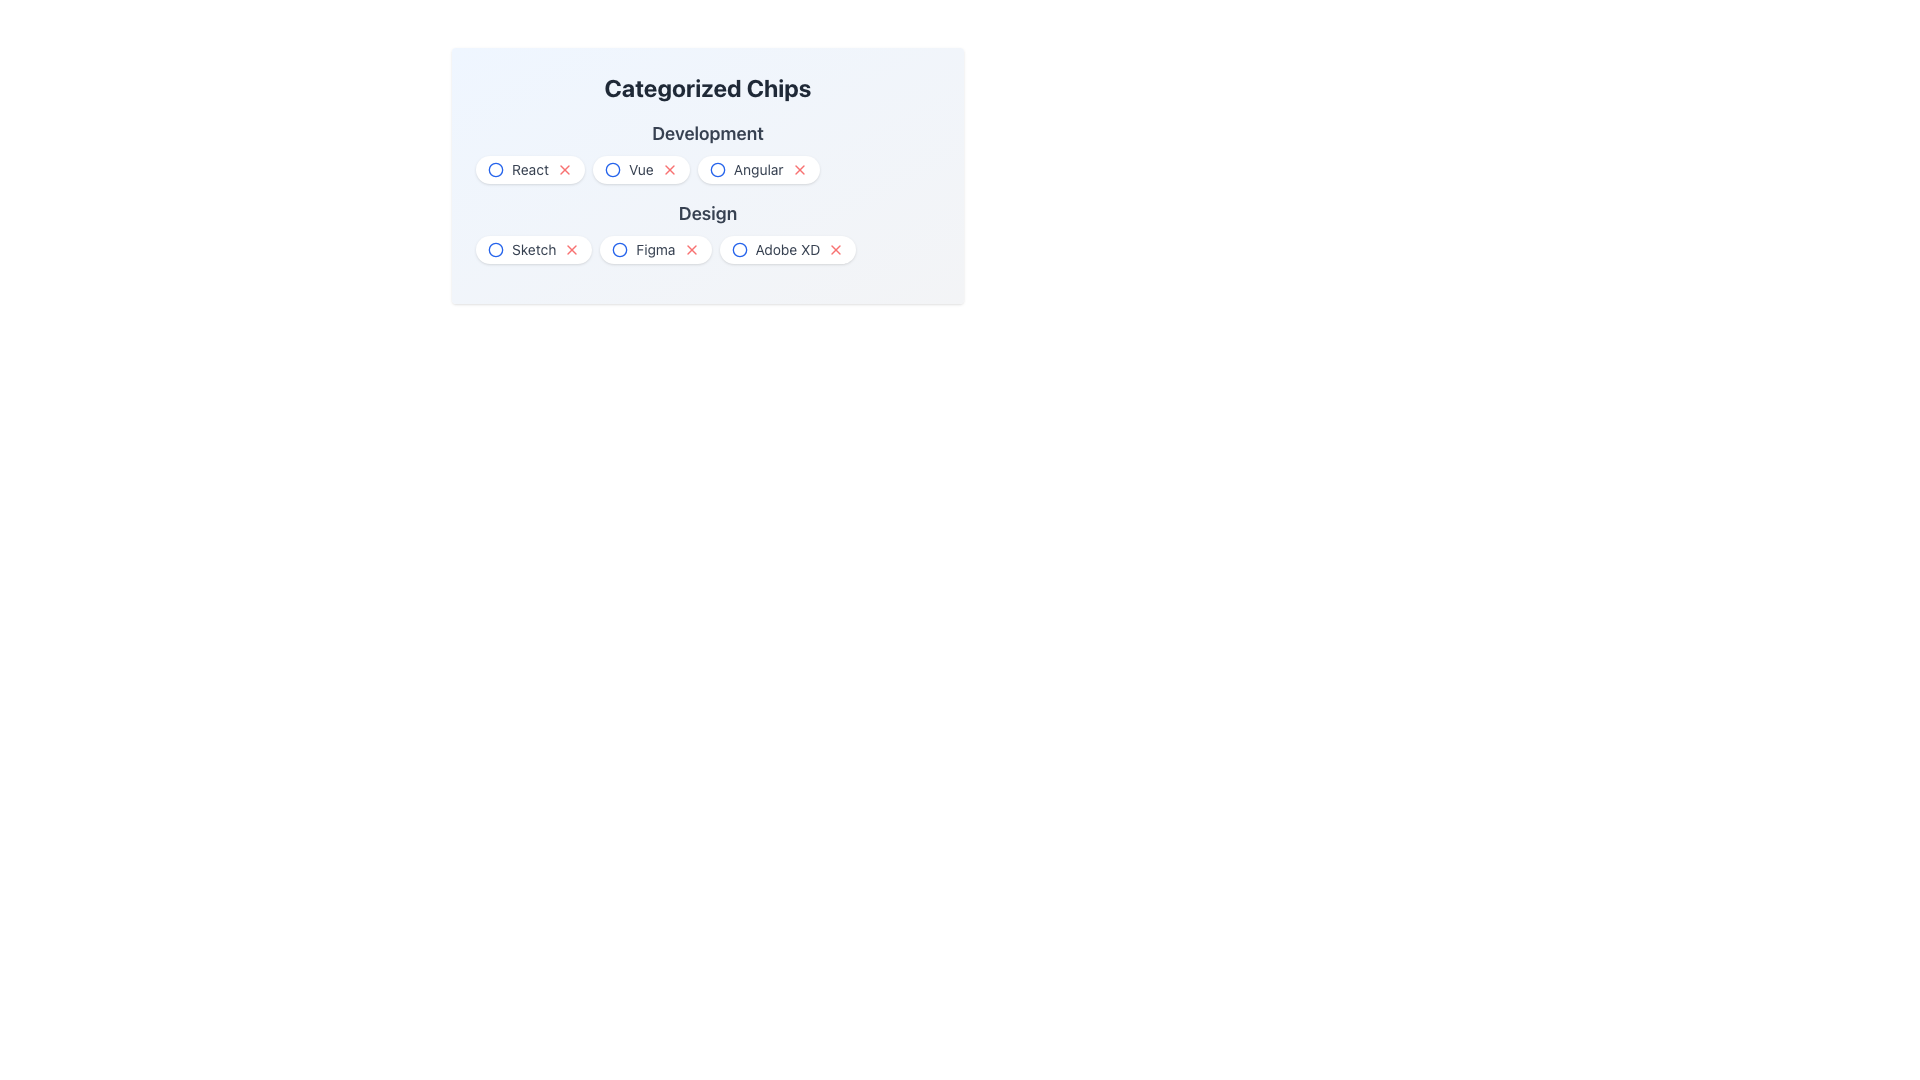 The width and height of the screenshot is (1920, 1080). What do you see at coordinates (534, 249) in the screenshot?
I see `the 'Sketch' selectable chip button located in the second row of buttons within the 'Design' section` at bounding box center [534, 249].